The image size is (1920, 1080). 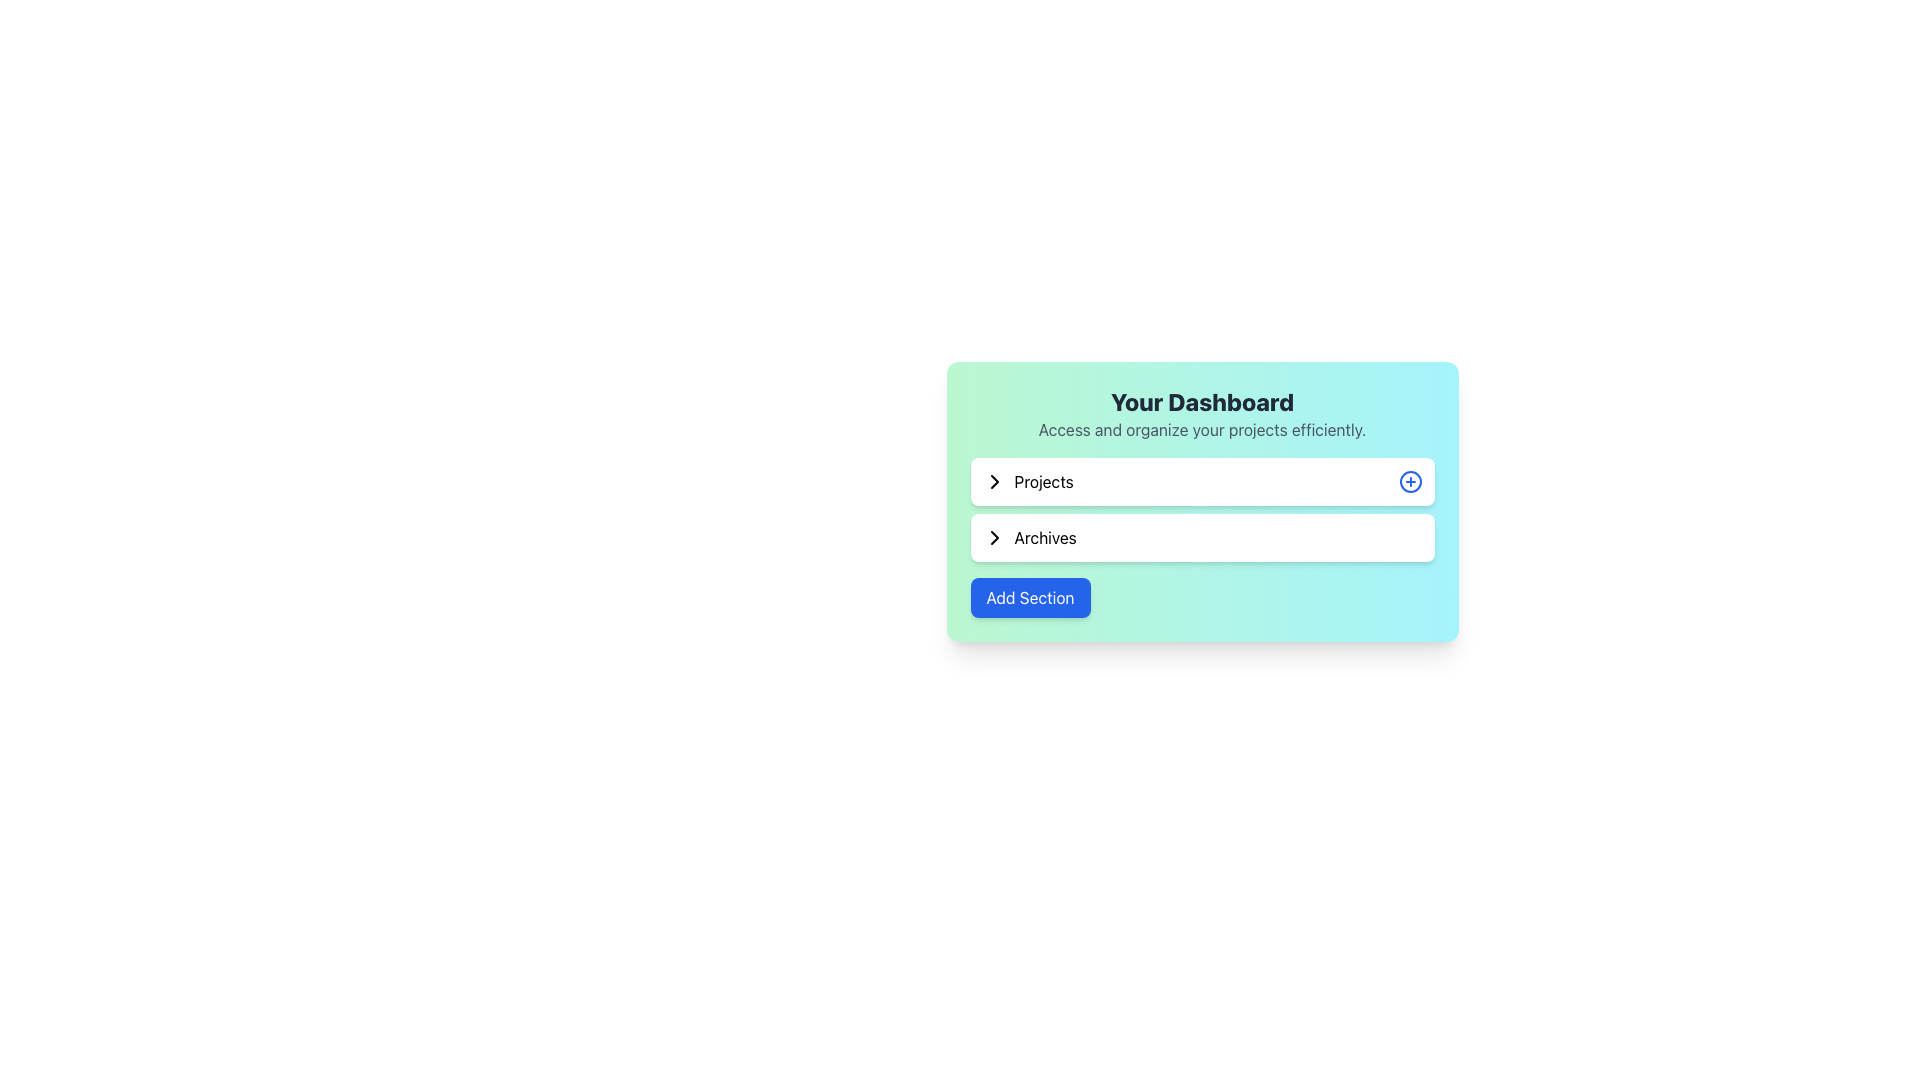 I want to click on bold heading text 'Your Dashboard' displayed prominently at the top-center of the user interface card, so click(x=1201, y=401).